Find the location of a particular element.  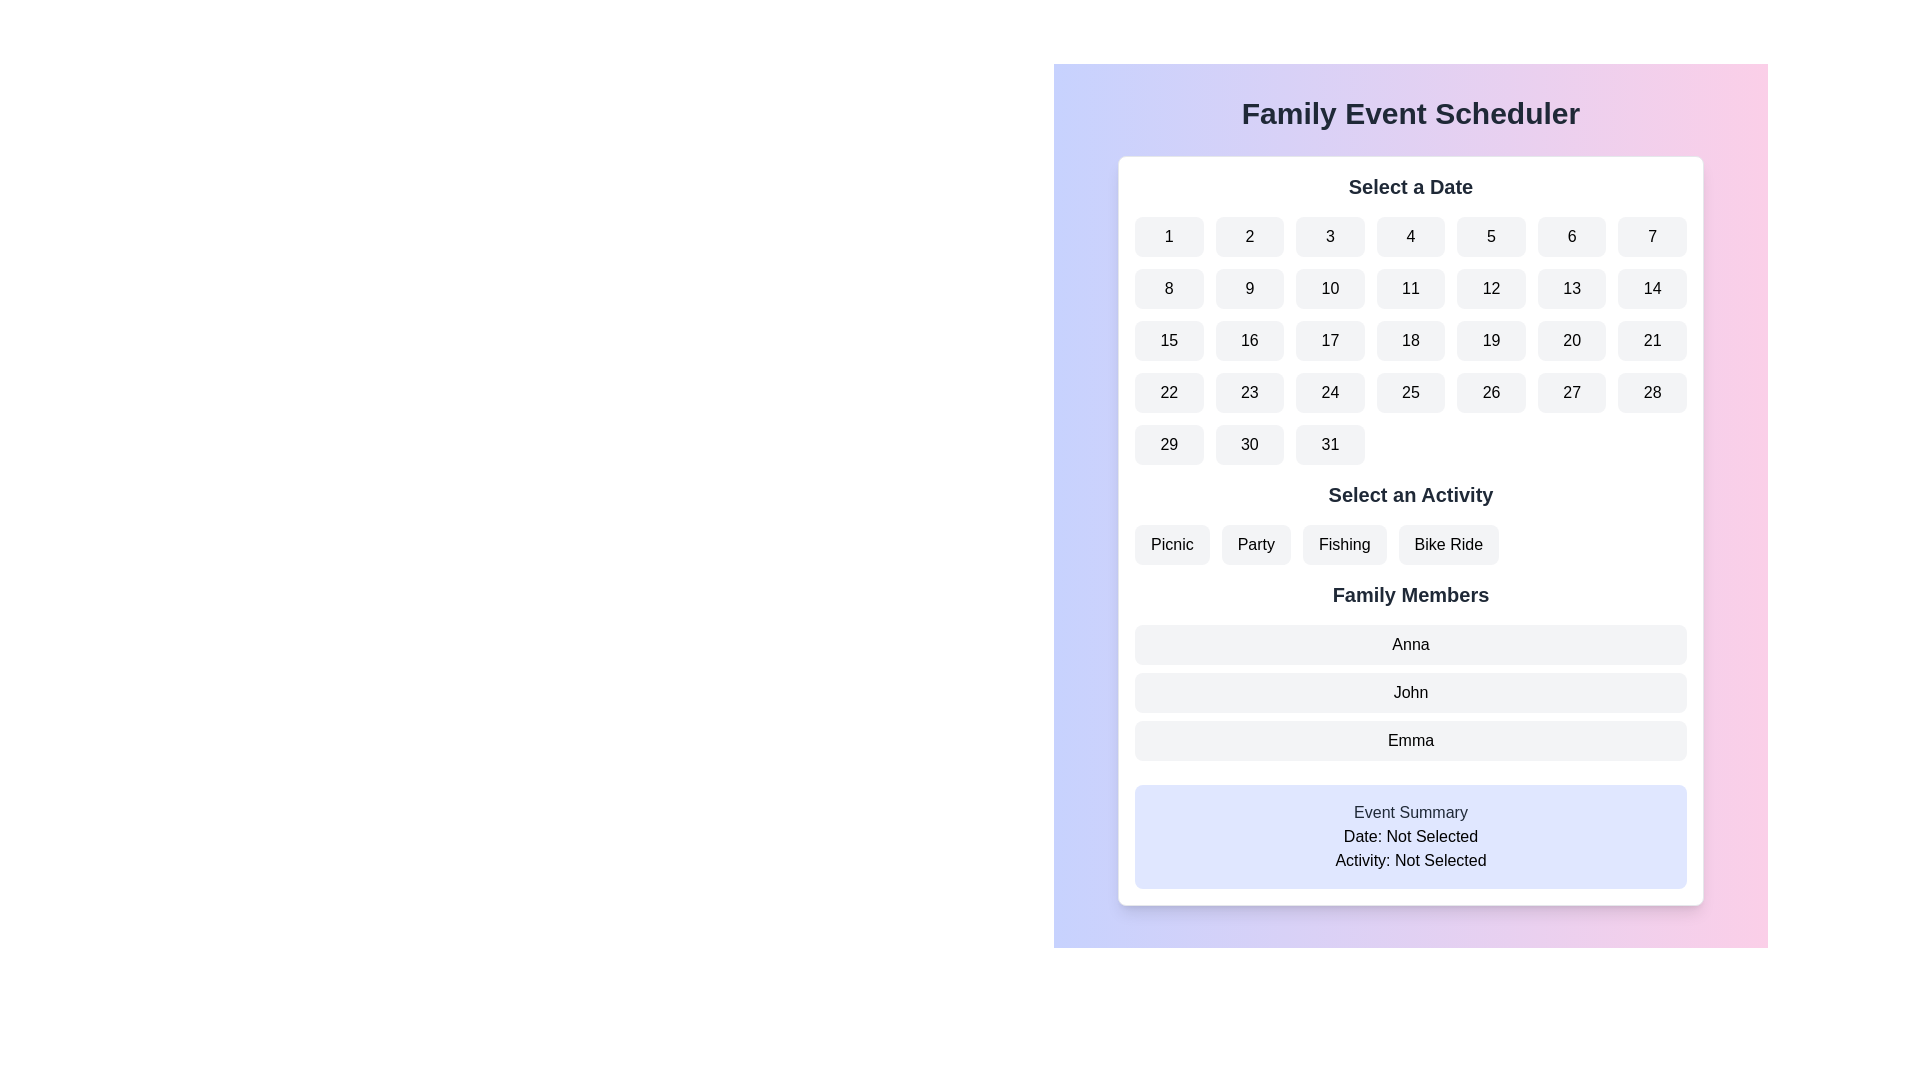

the button labeled '13' located is located at coordinates (1571, 289).